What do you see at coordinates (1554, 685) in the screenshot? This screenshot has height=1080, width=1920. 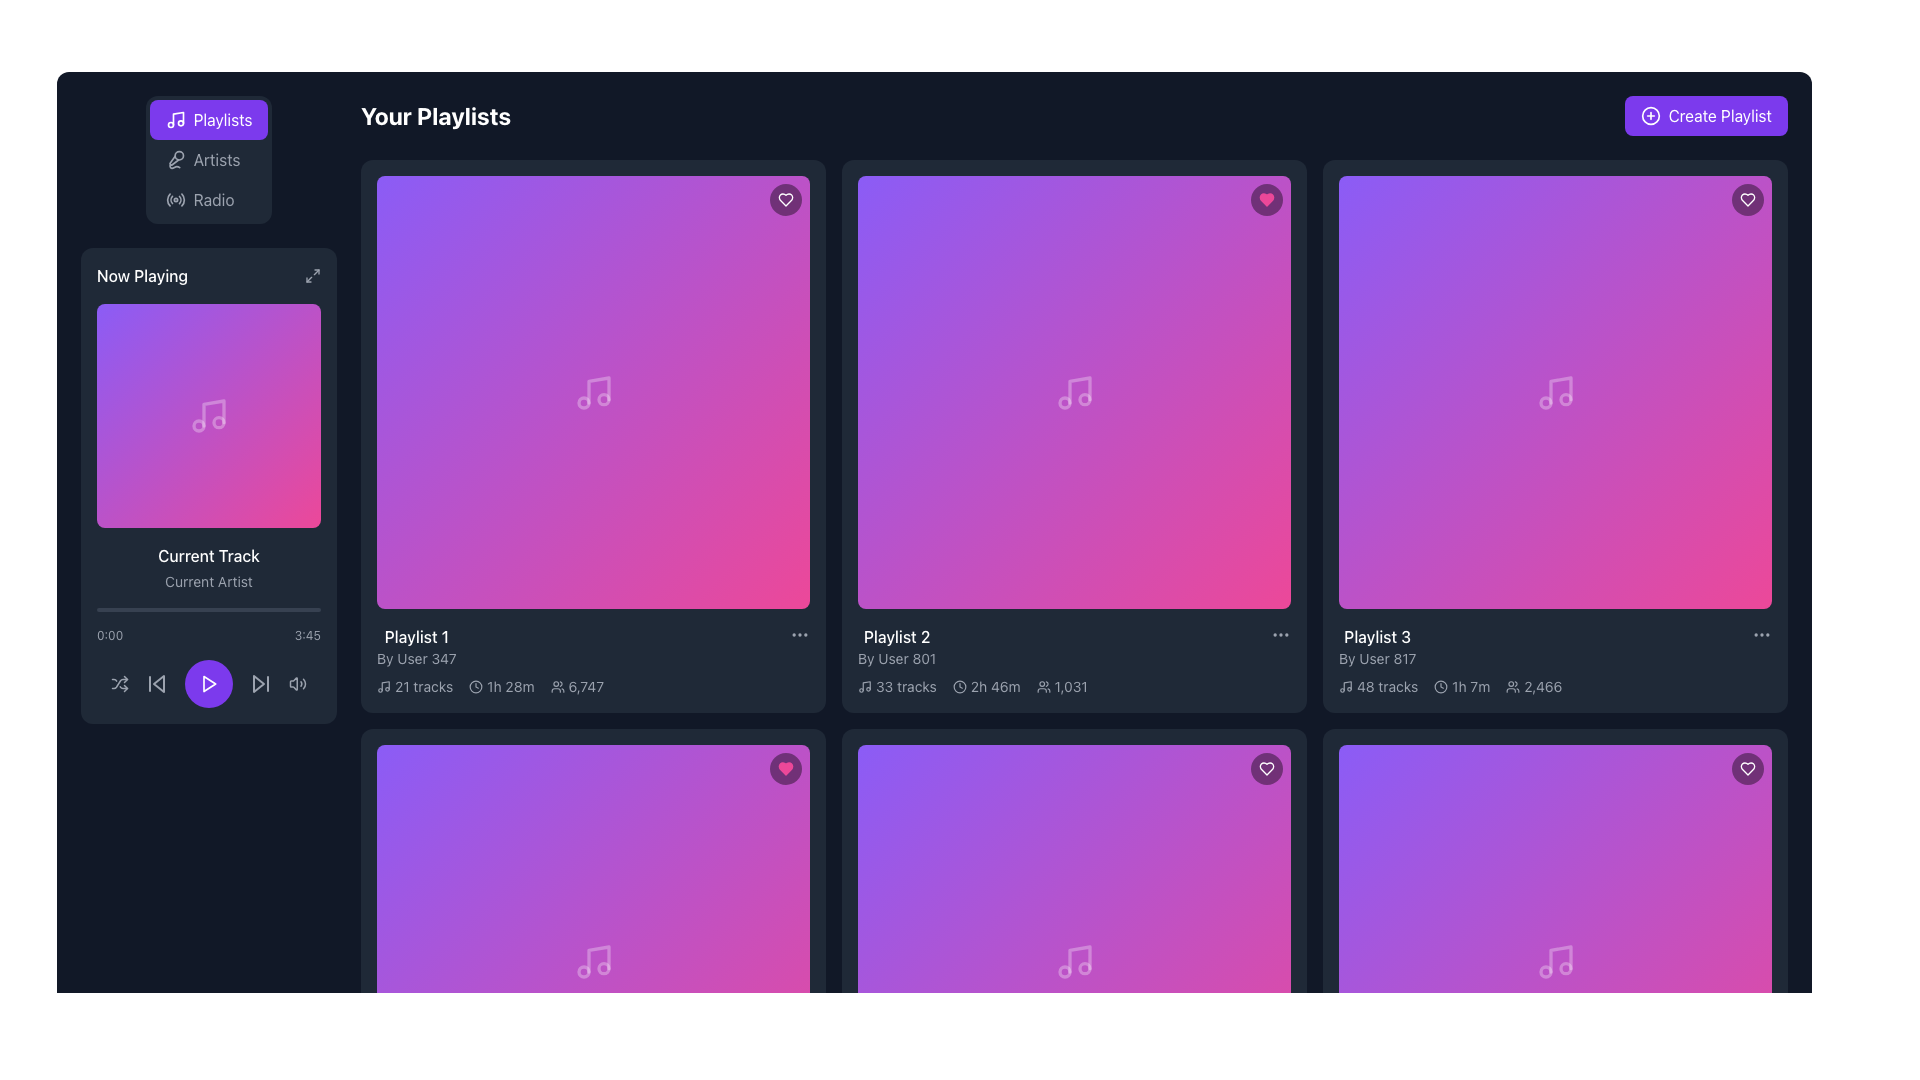 I see `information displayed in the composite informational label located at the lower end of the 'Playlist 3' card by 'User 817', which includes metadata about the number of tracks, total duration, and listeners or followers` at bounding box center [1554, 685].